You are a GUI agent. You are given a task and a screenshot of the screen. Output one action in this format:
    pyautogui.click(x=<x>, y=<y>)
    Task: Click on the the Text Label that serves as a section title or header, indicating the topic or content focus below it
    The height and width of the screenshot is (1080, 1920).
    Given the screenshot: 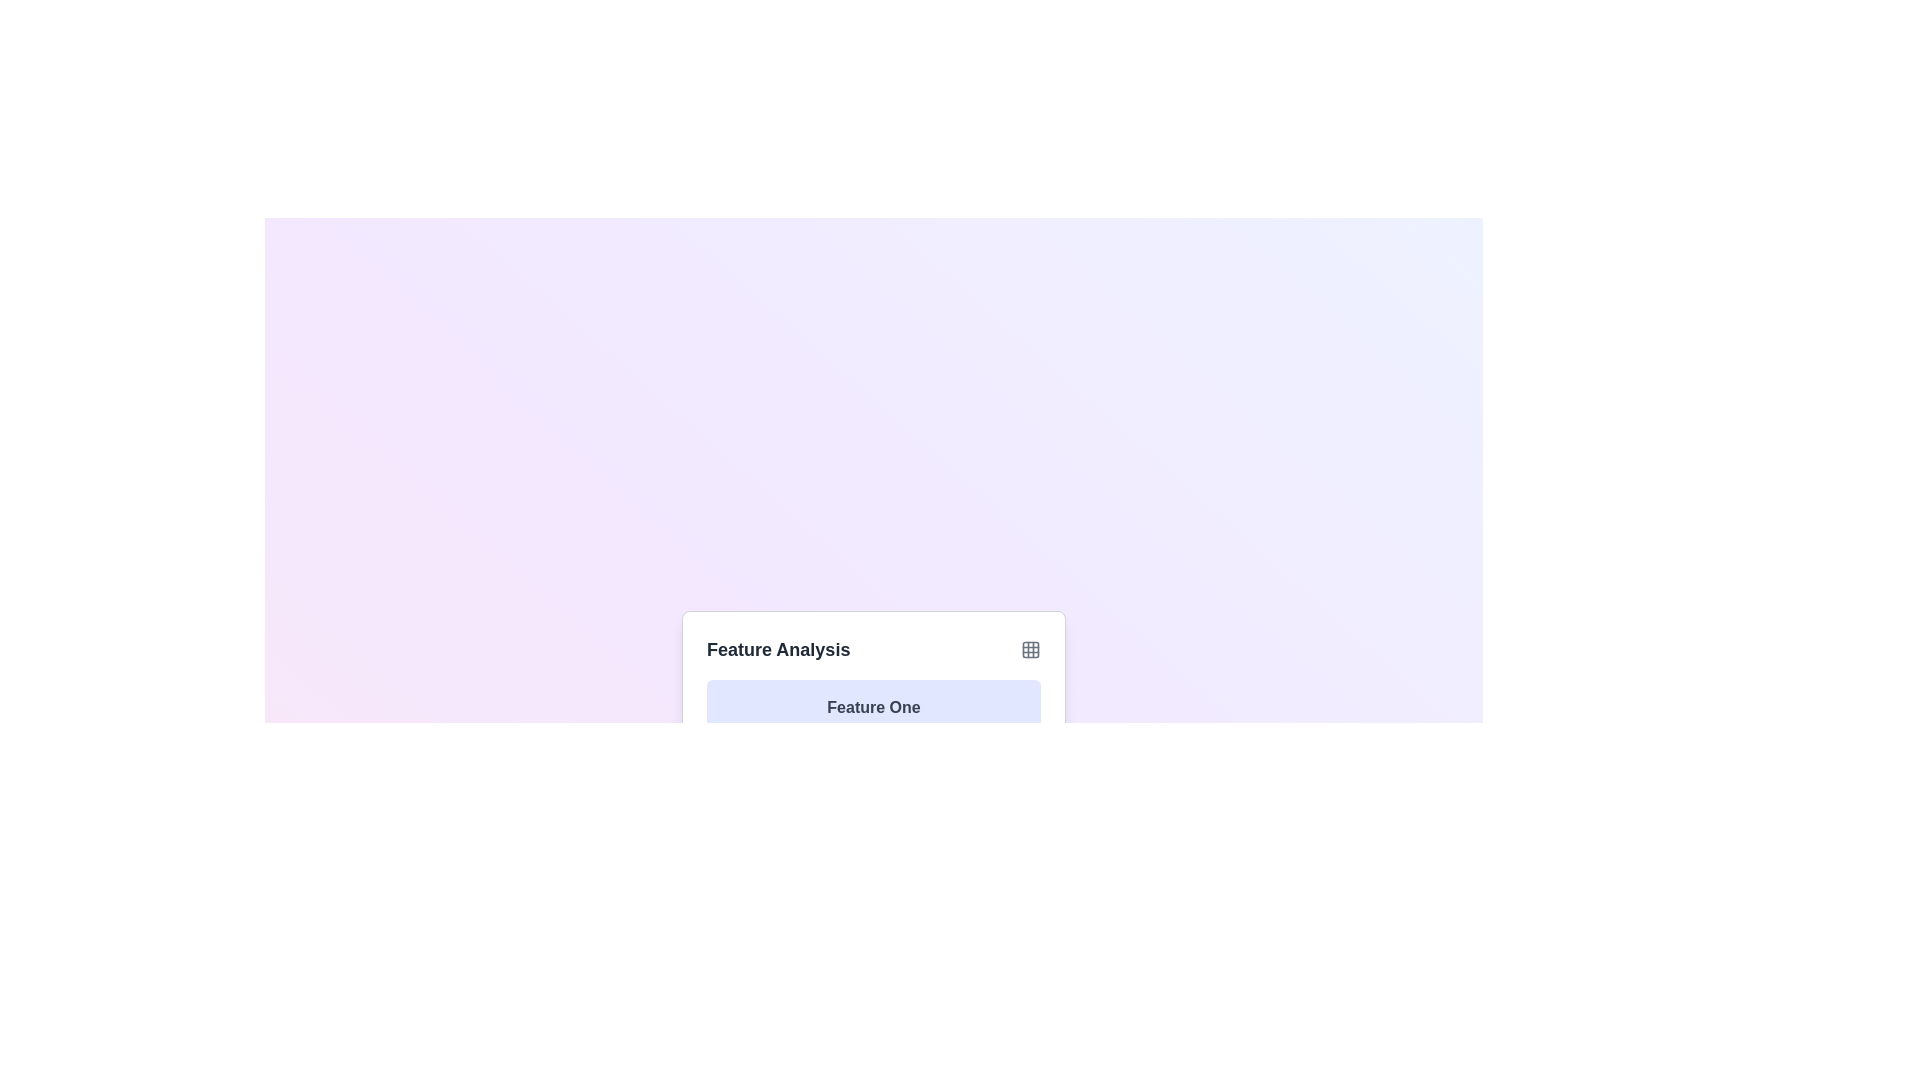 What is the action you would take?
    pyautogui.click(x=777, y=650)
    